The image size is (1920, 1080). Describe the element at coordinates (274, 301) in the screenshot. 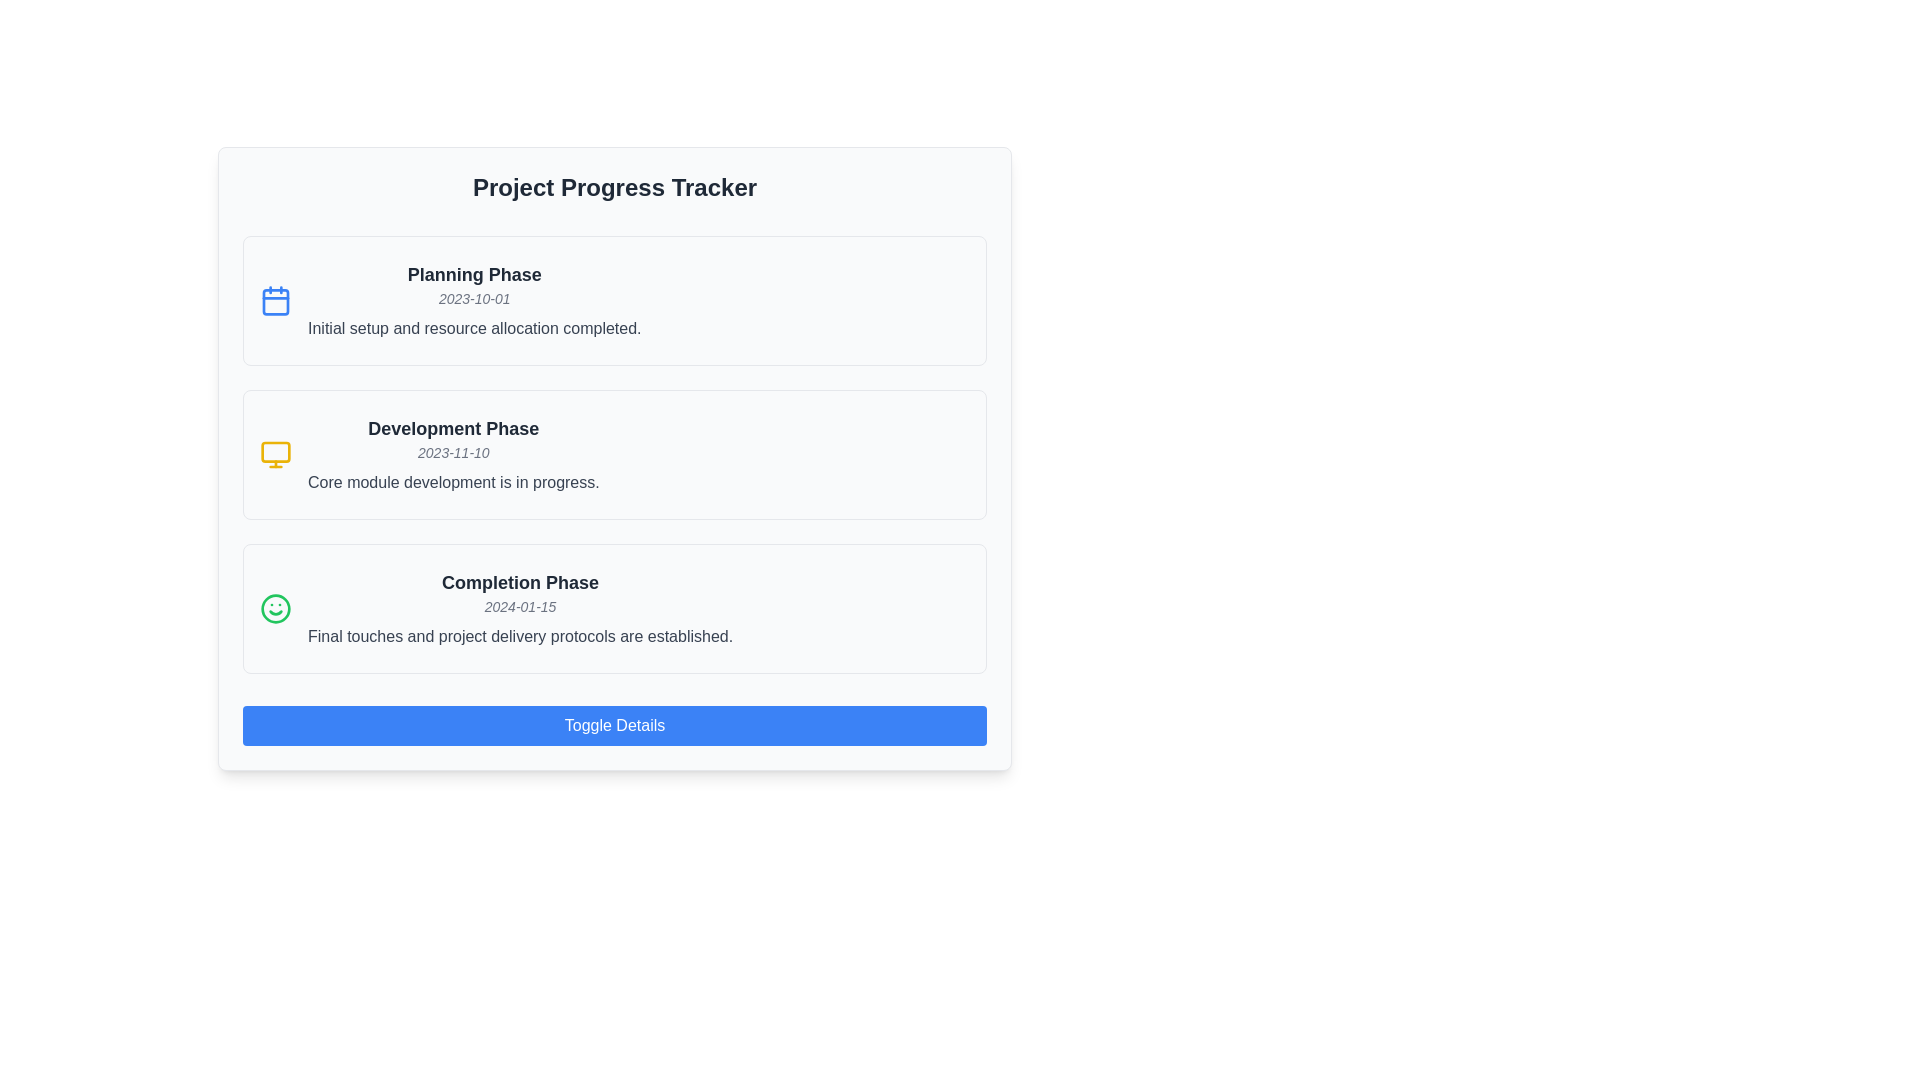

I see `the graphical decorative element of the calendar icon located in the 'Planning Phase' section, which serves as a visual detail and does not directly interact with users` at that location.